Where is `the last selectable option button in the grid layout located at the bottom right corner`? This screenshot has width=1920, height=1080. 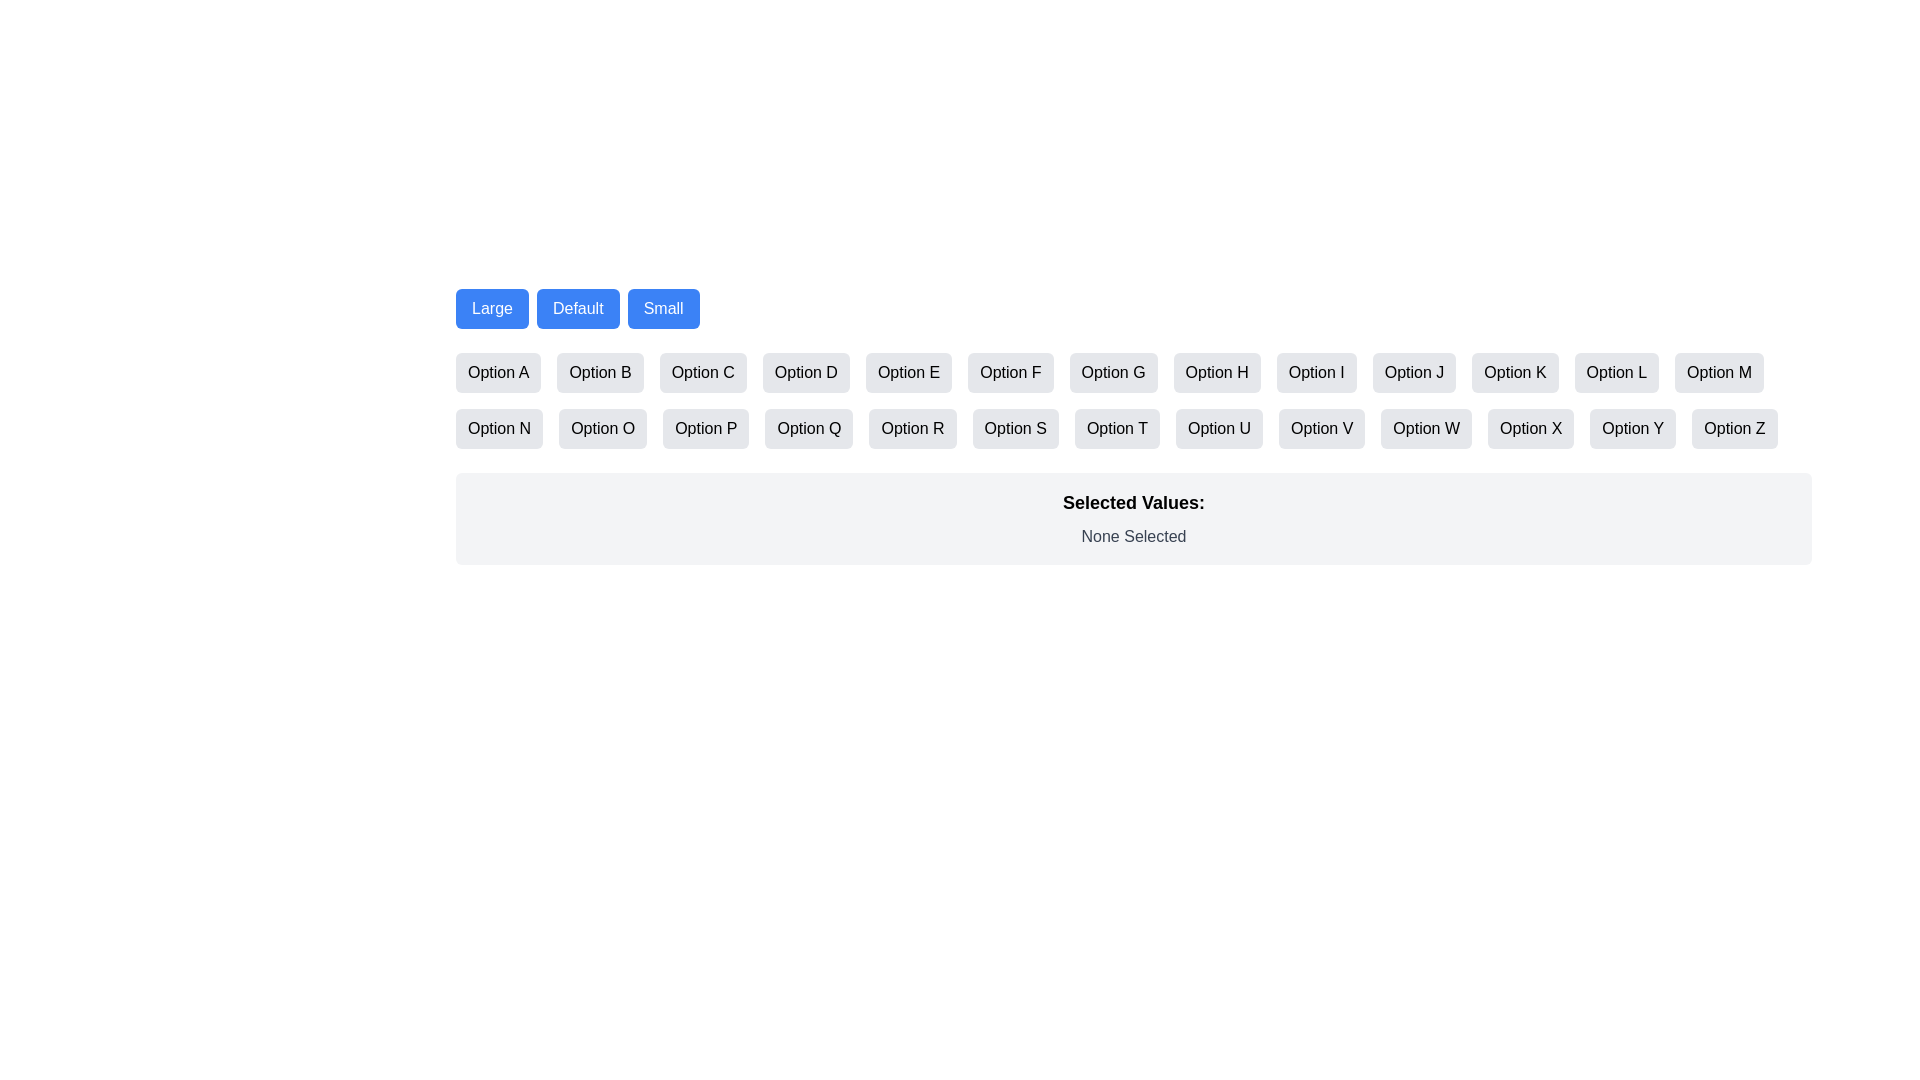 the last selectable option button in the grid layout located at the bottom right corner is located at coordinates (1733, 427).